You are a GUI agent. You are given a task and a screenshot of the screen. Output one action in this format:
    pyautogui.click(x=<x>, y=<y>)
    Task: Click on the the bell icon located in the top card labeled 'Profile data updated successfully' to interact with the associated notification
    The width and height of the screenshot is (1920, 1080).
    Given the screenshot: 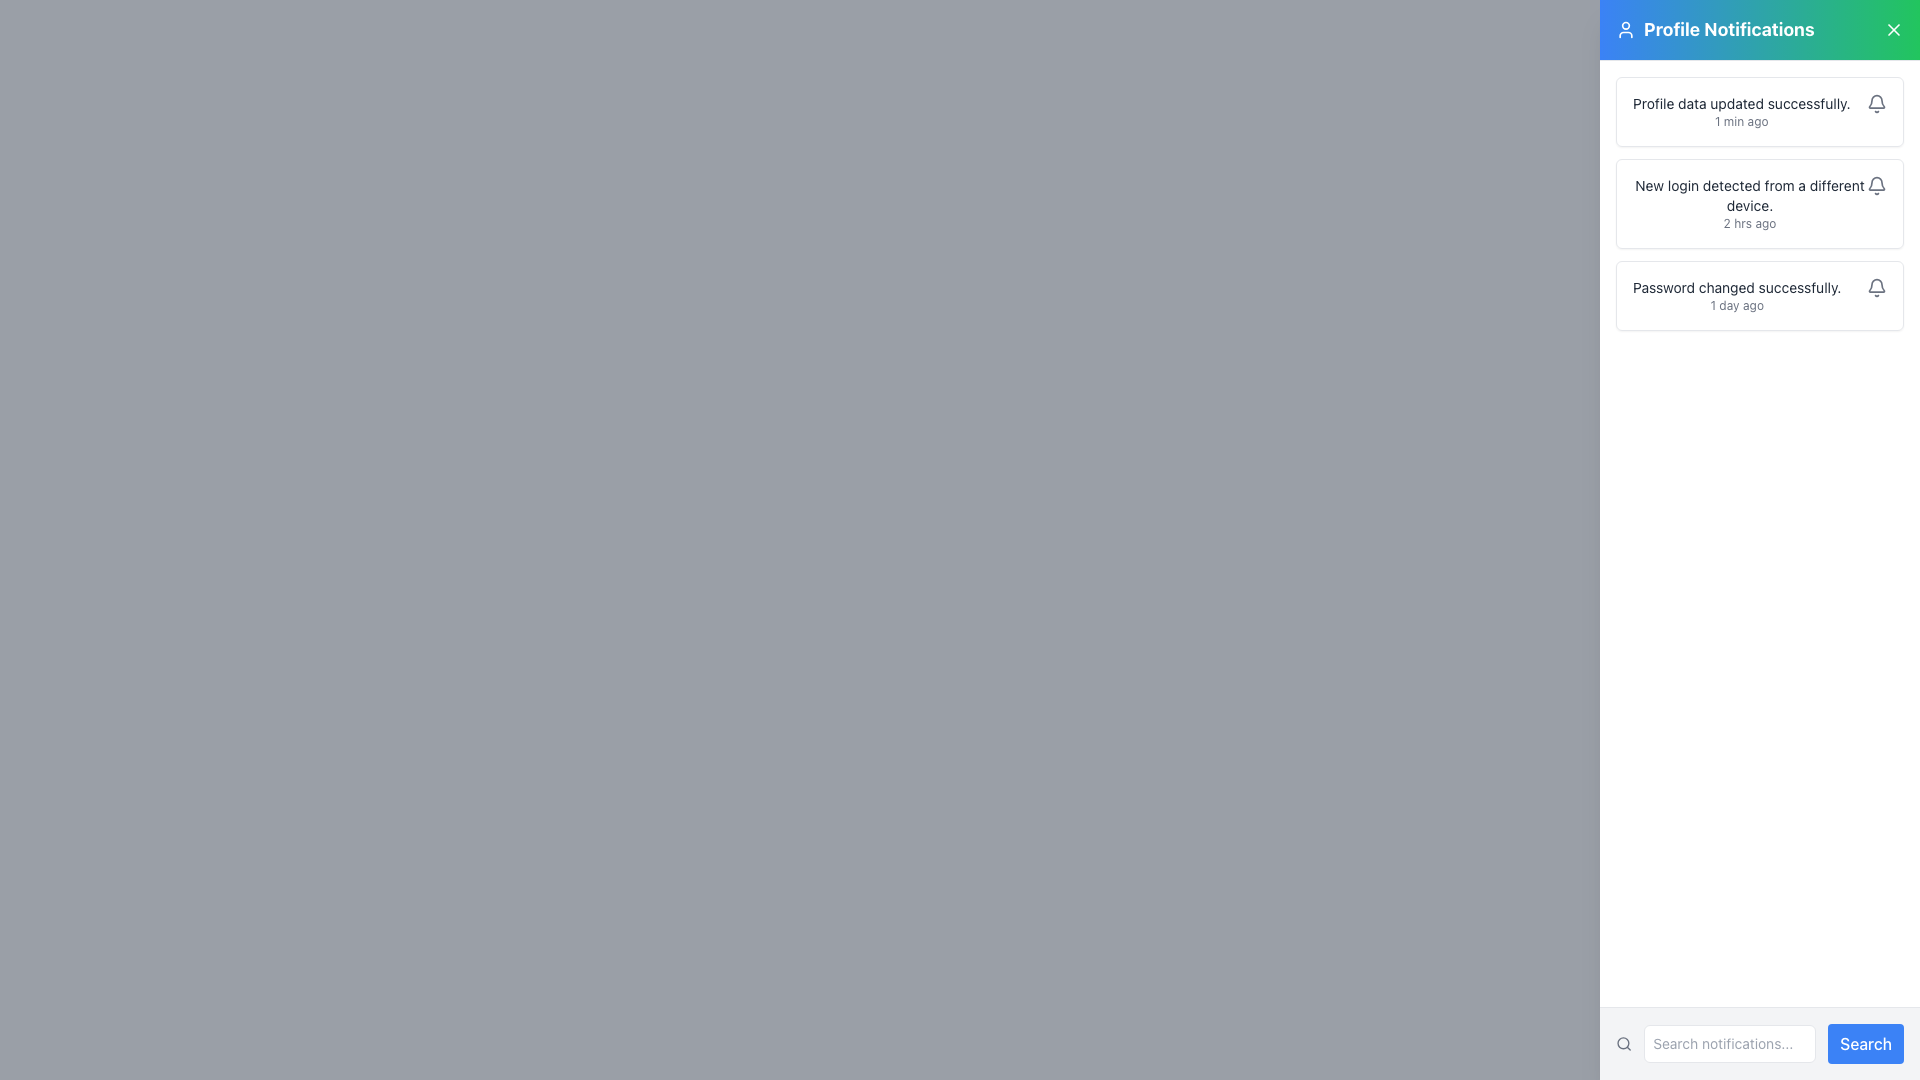 What is the action you would take?
    pyautogui.click(x=1875, y=104)
    